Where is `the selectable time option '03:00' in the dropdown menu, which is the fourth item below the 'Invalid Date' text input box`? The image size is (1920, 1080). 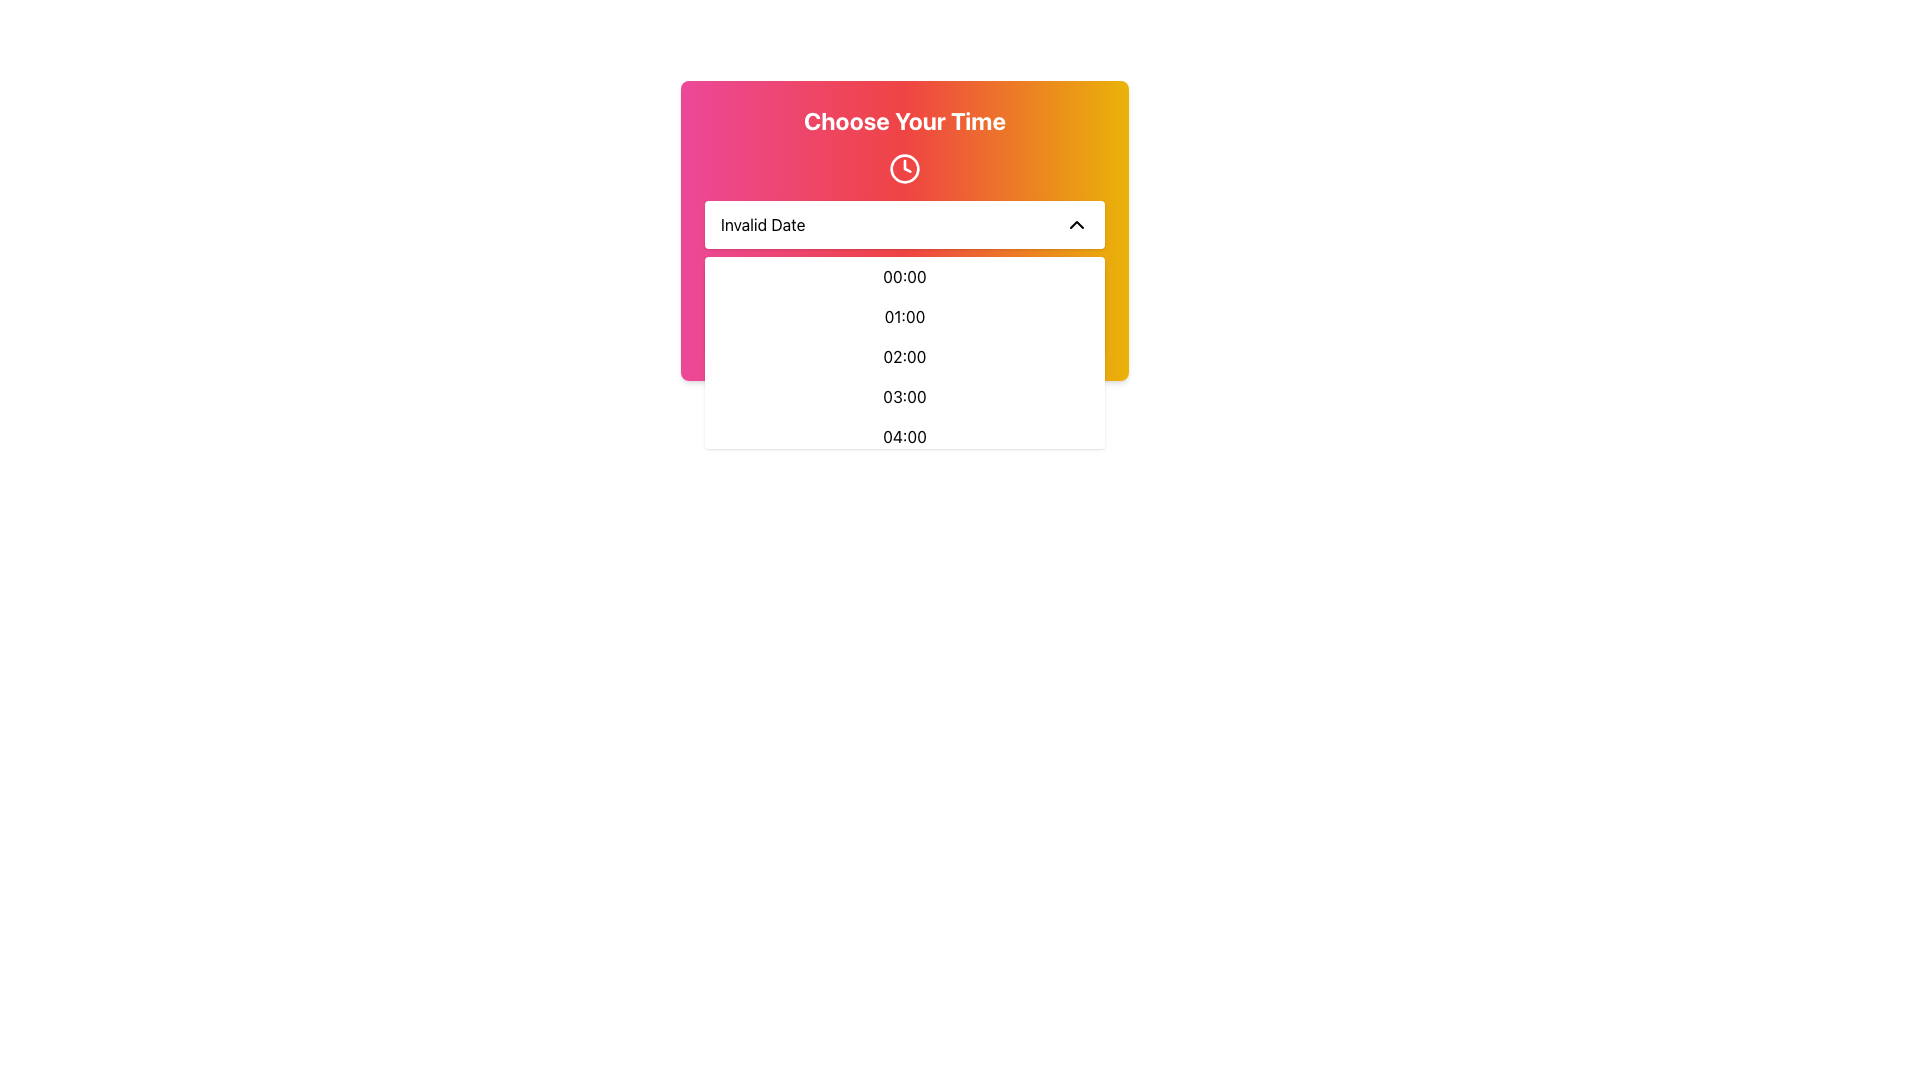 the selectable time option '03:00' in the dropdown menu, which is the fourth item below the 'Invalid Date' text input box is located at coordinates (904, 397).